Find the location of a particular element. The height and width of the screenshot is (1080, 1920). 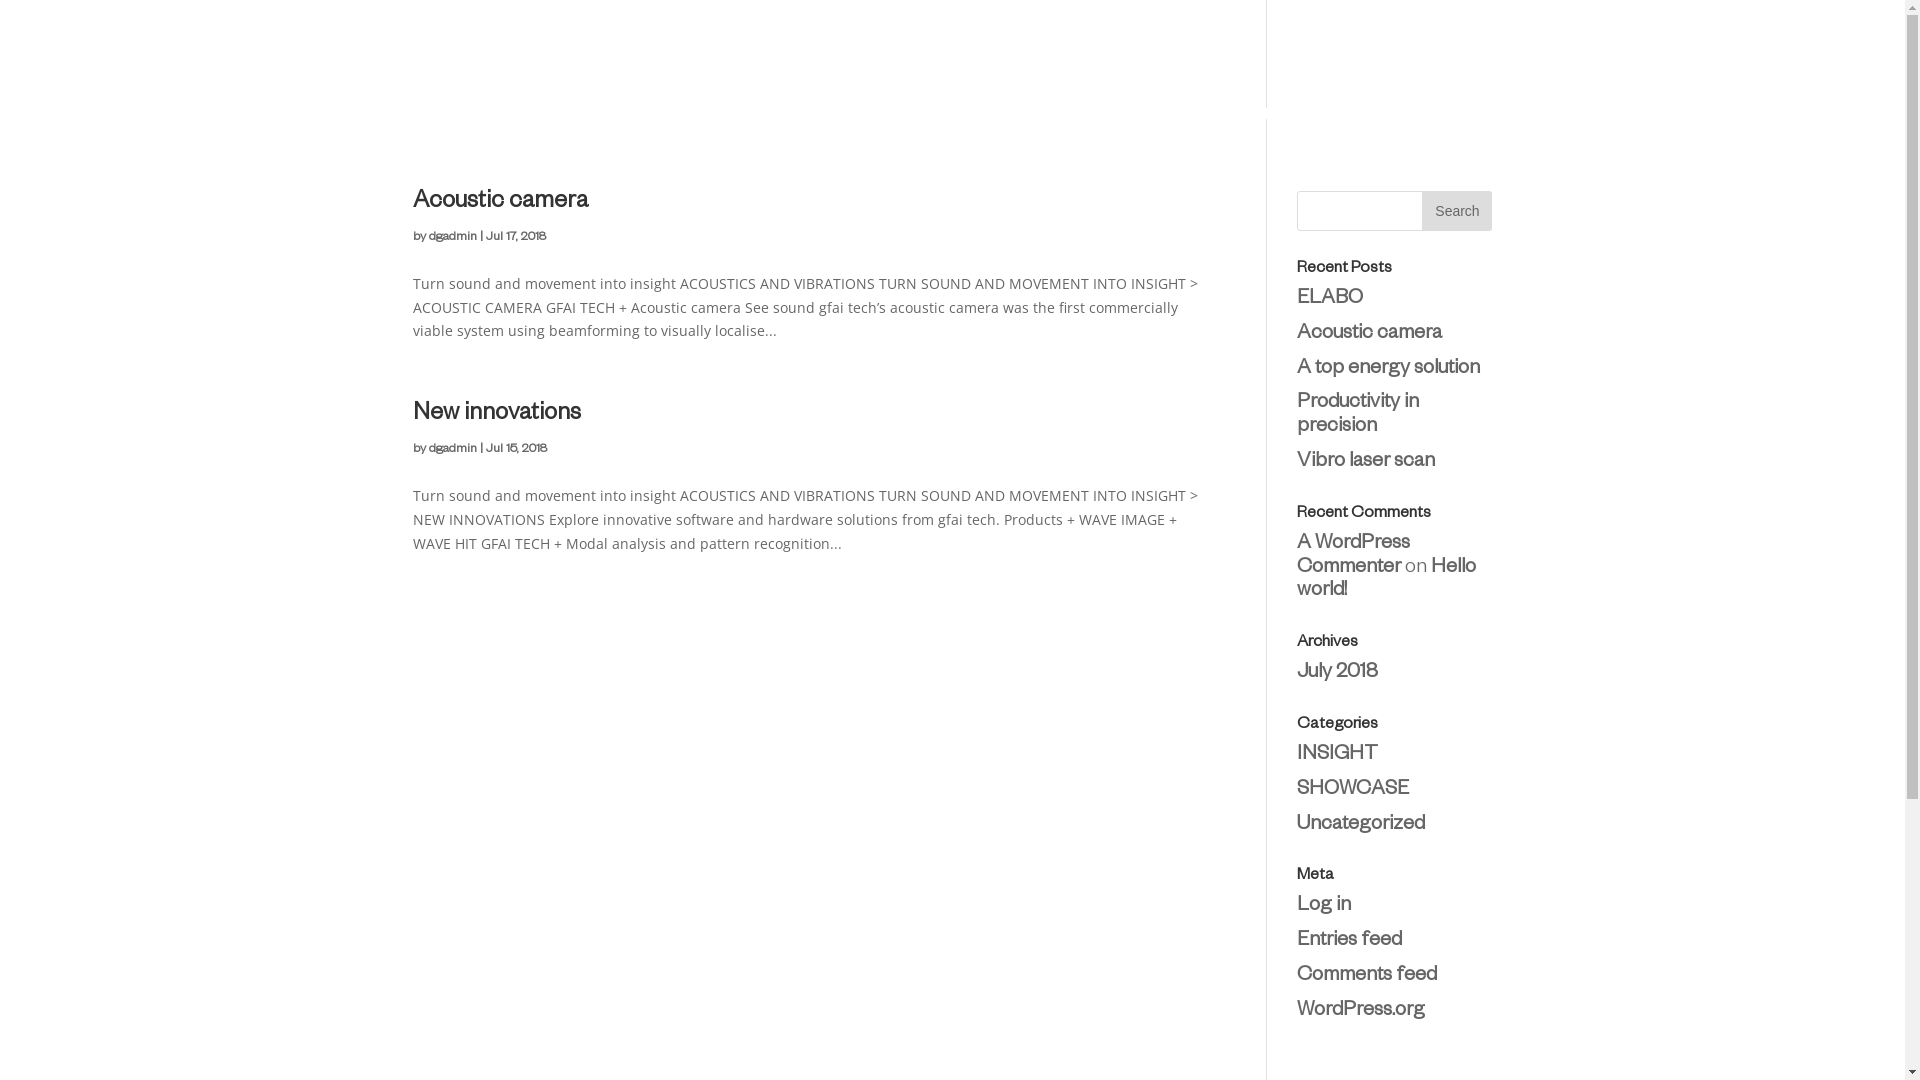

'A top energy solution' is located at coordinates (1387, 370).